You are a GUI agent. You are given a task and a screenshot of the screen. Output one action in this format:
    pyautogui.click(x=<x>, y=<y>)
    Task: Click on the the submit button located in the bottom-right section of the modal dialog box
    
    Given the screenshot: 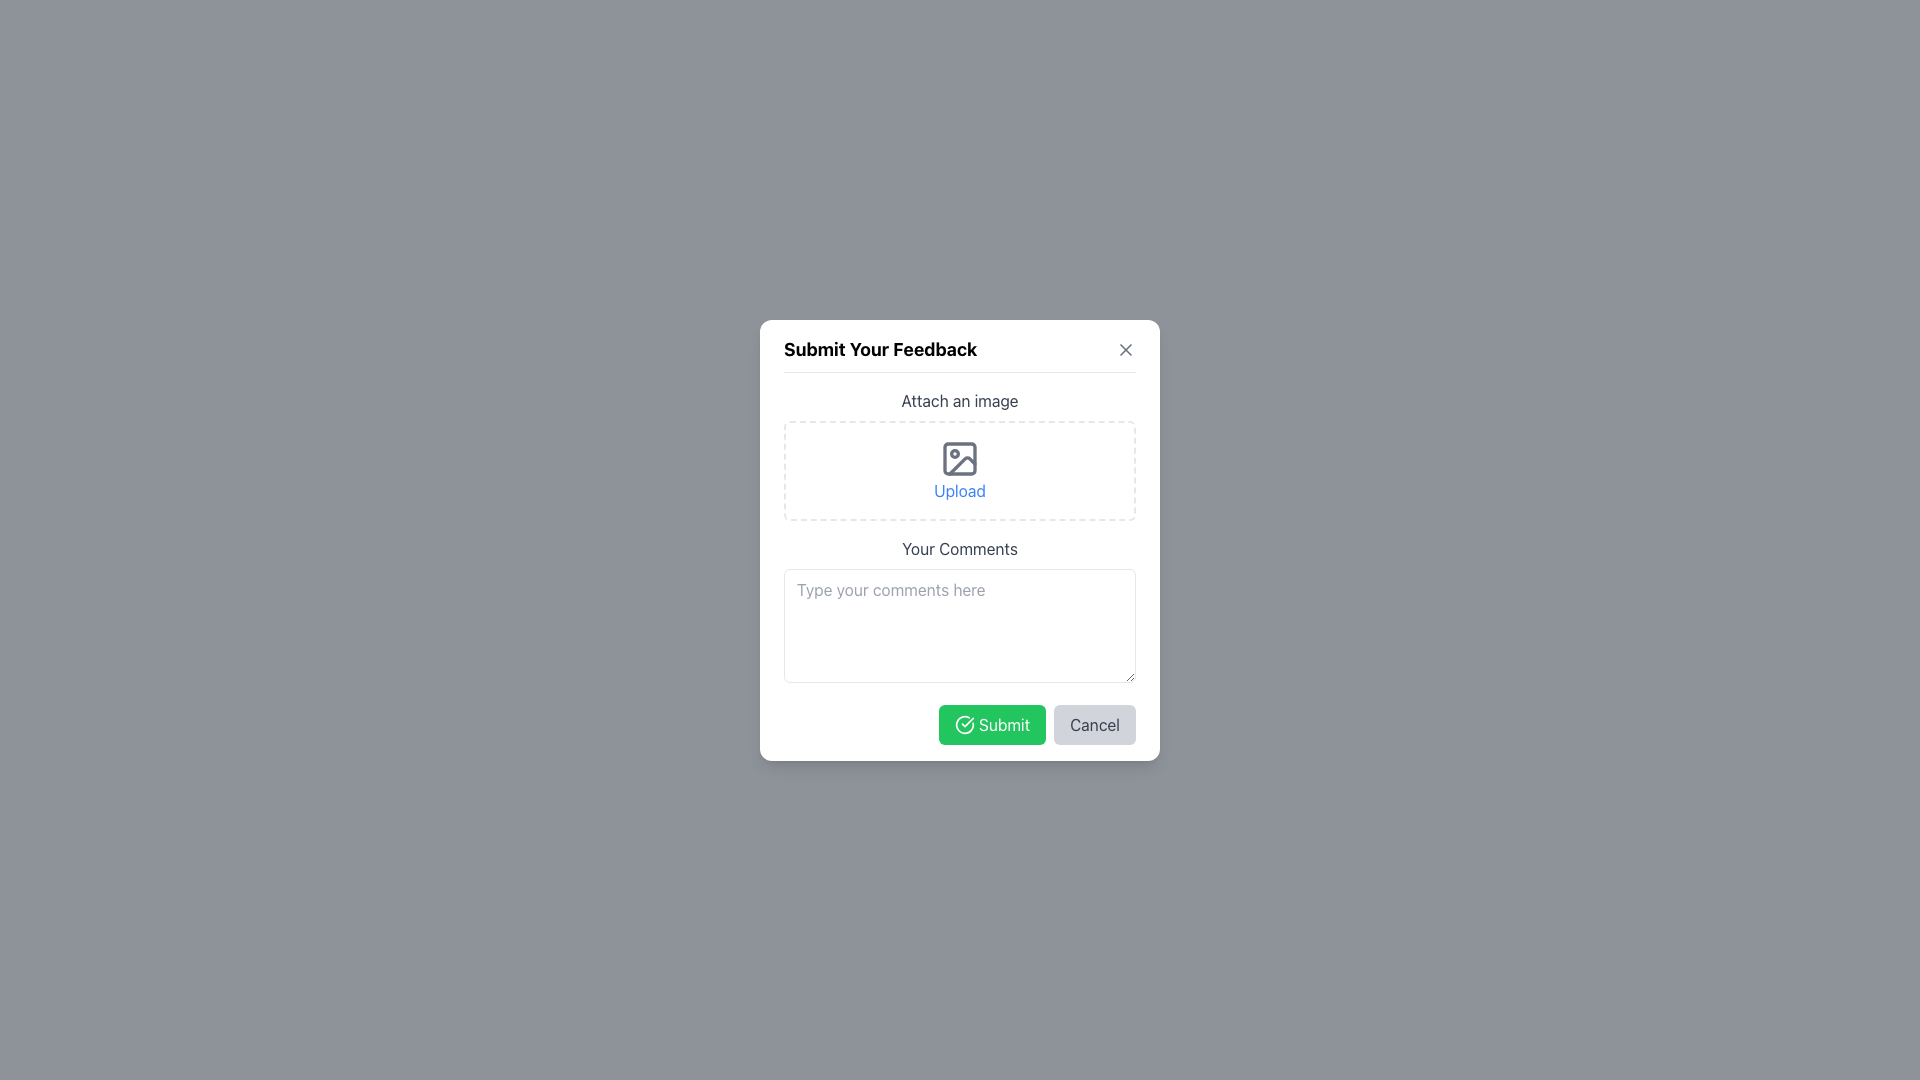 What is the action you would take?
    pyautogui.click(x=992, y=724)
    